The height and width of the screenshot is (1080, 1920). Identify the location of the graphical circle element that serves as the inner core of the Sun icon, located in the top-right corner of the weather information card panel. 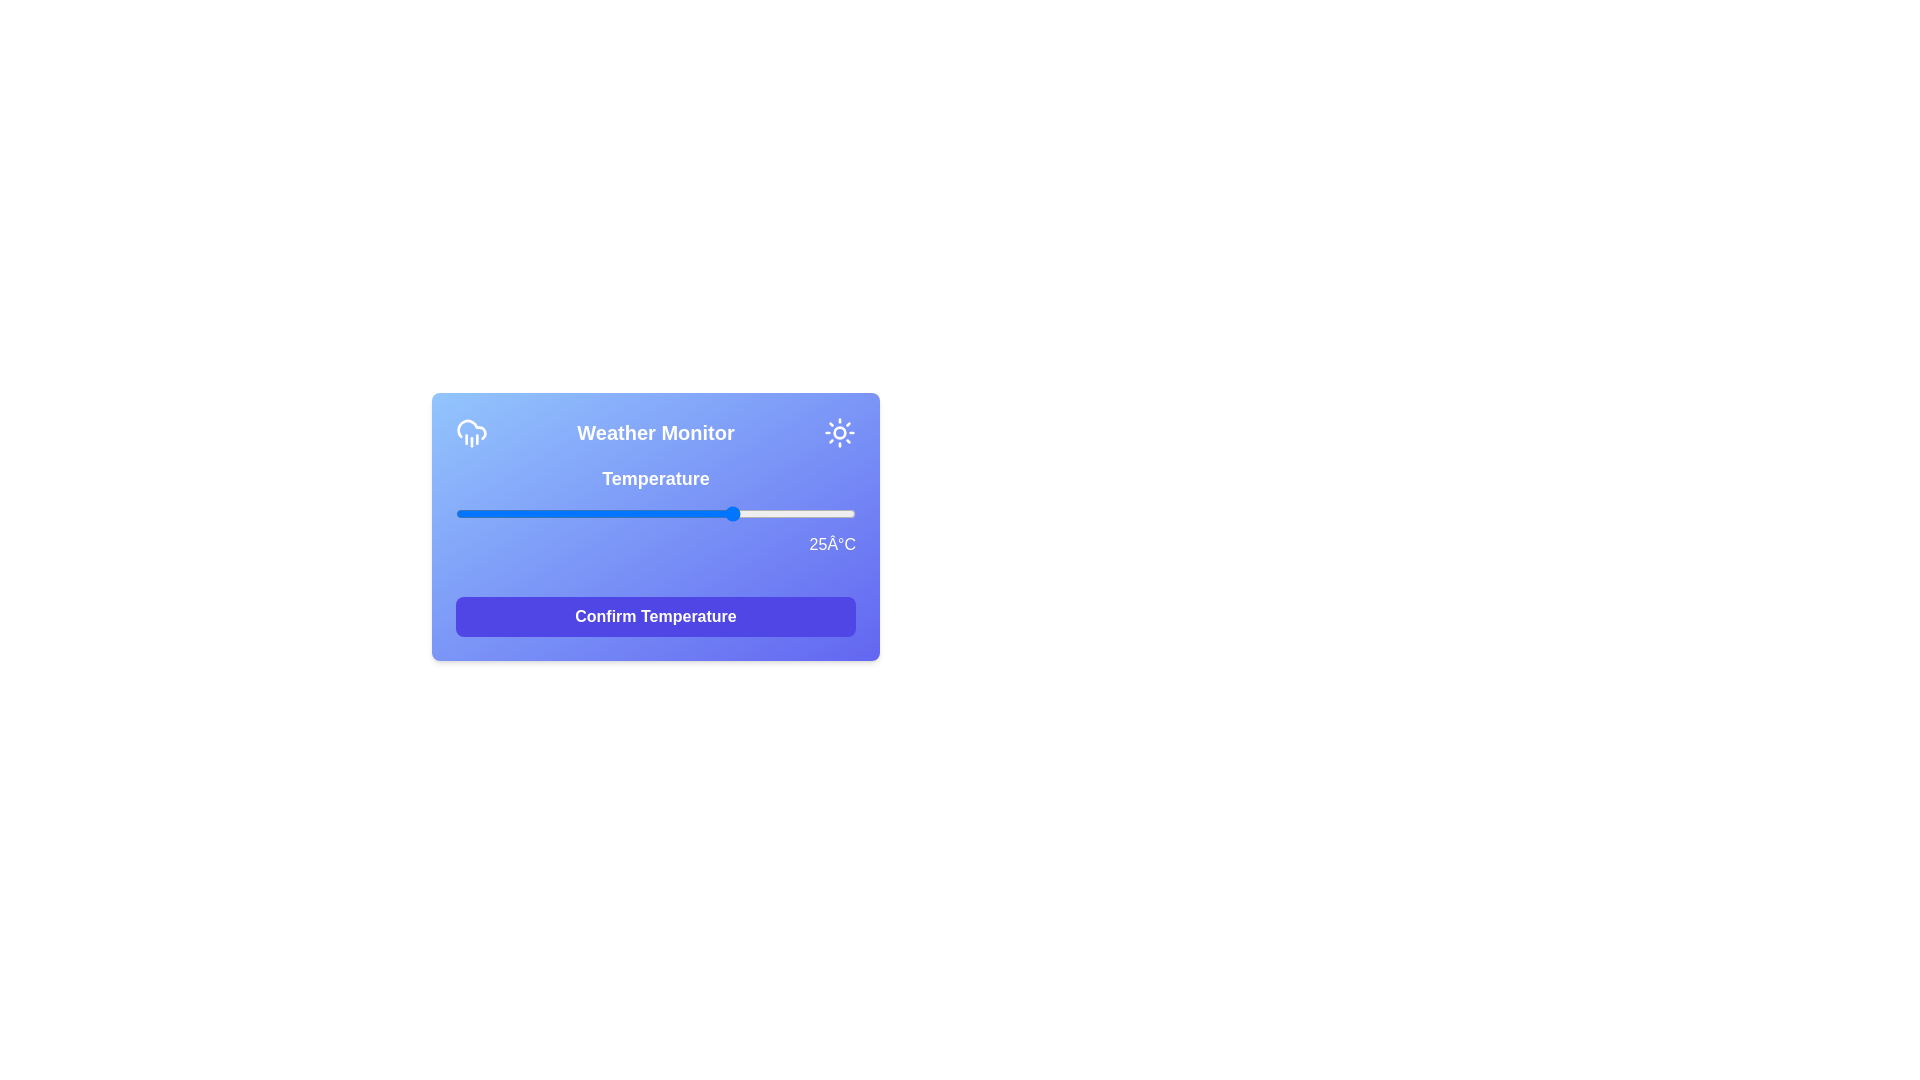
(840, 431).